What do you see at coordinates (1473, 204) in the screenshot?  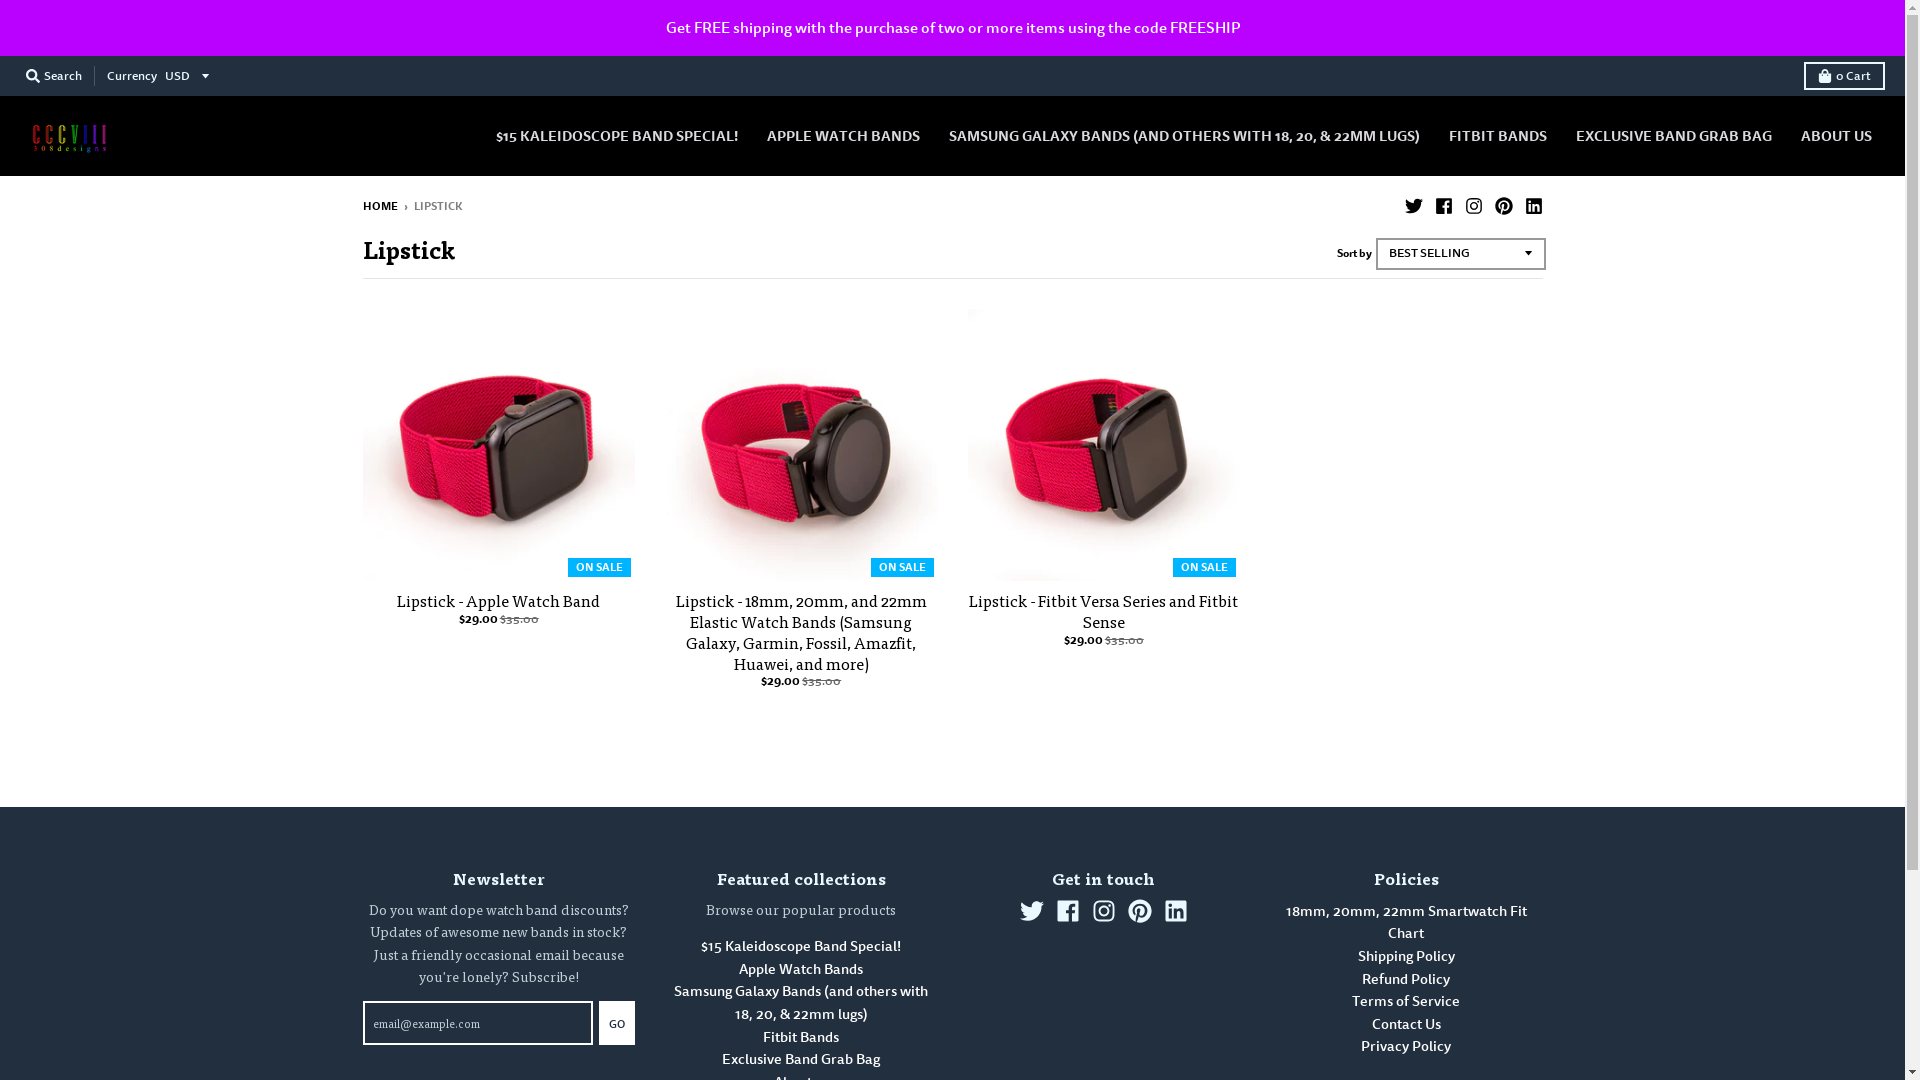 I see `'Instagram - 308designs - CCCVIII'` at bounding box center [1473, 204].